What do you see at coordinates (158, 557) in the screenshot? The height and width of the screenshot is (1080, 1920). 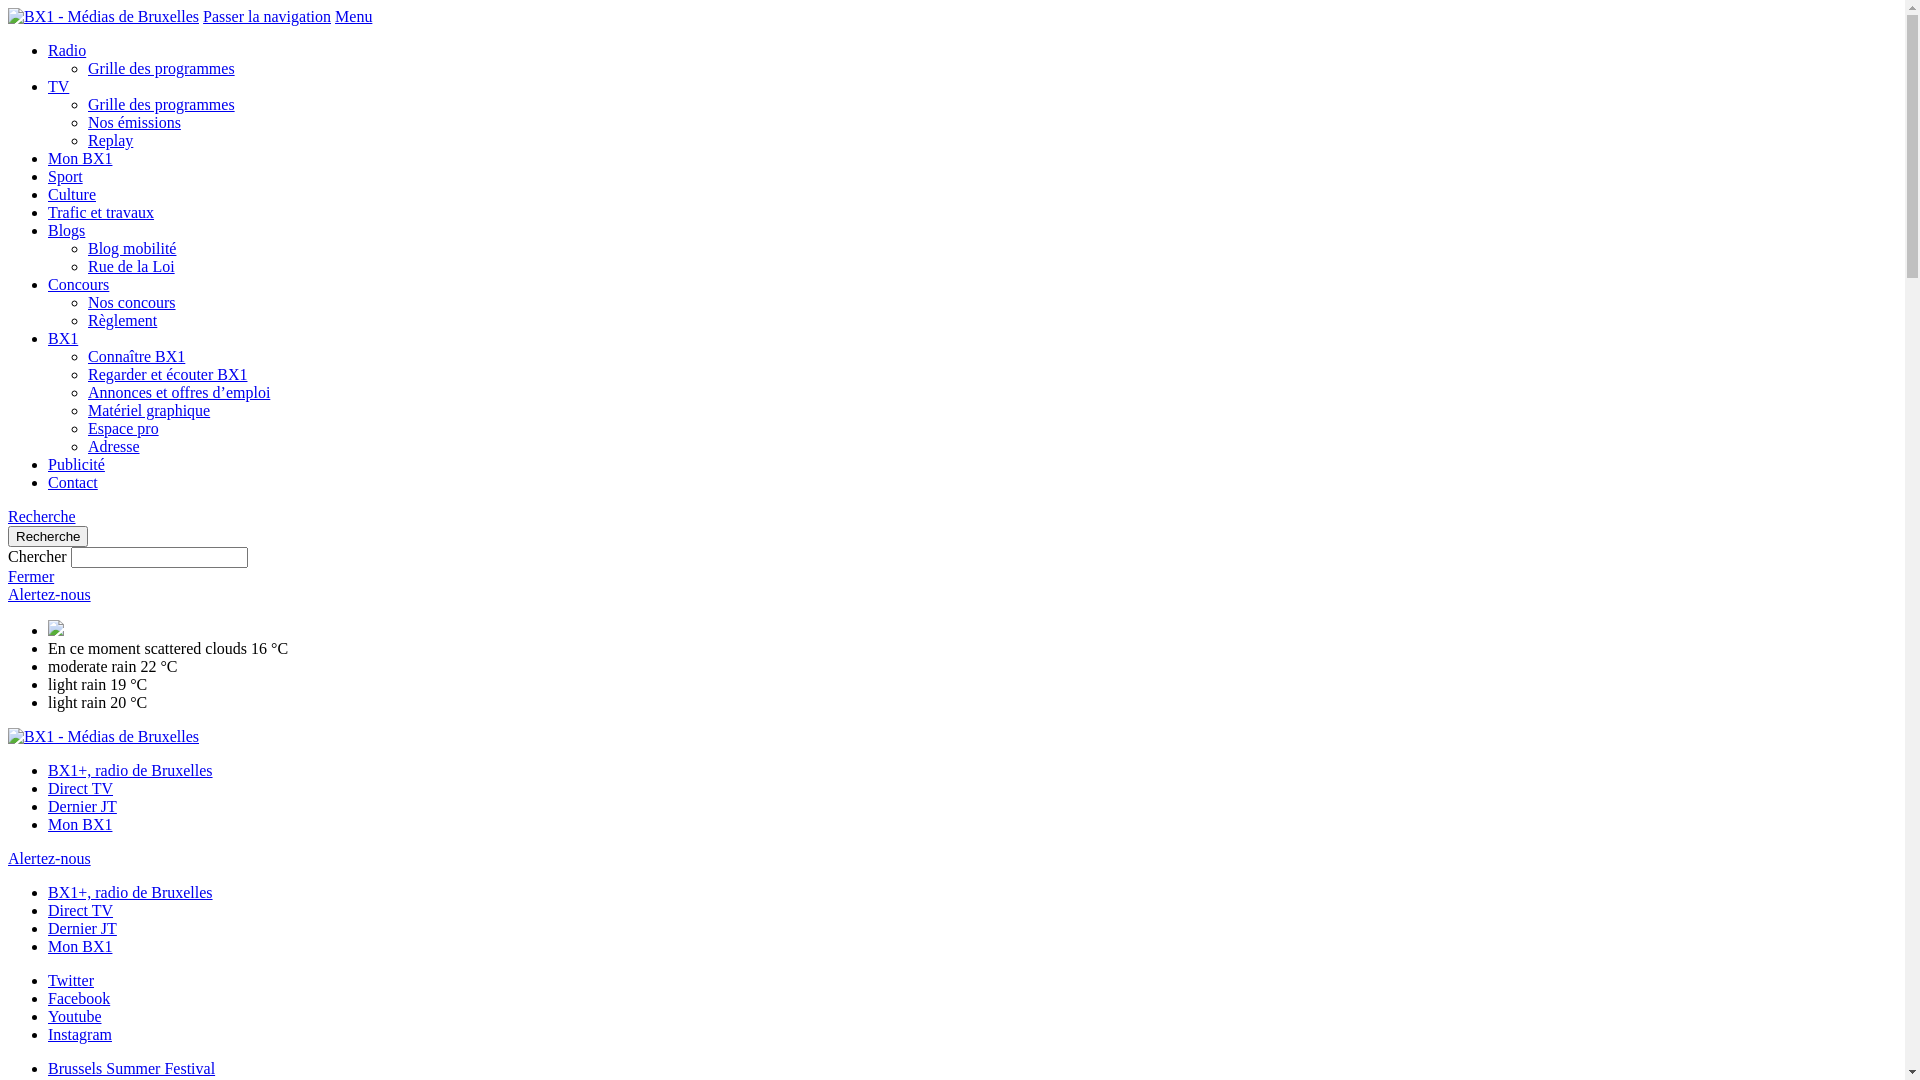 I see `'Rechercher les mots-clefs'` at bounding box center [158, 557].